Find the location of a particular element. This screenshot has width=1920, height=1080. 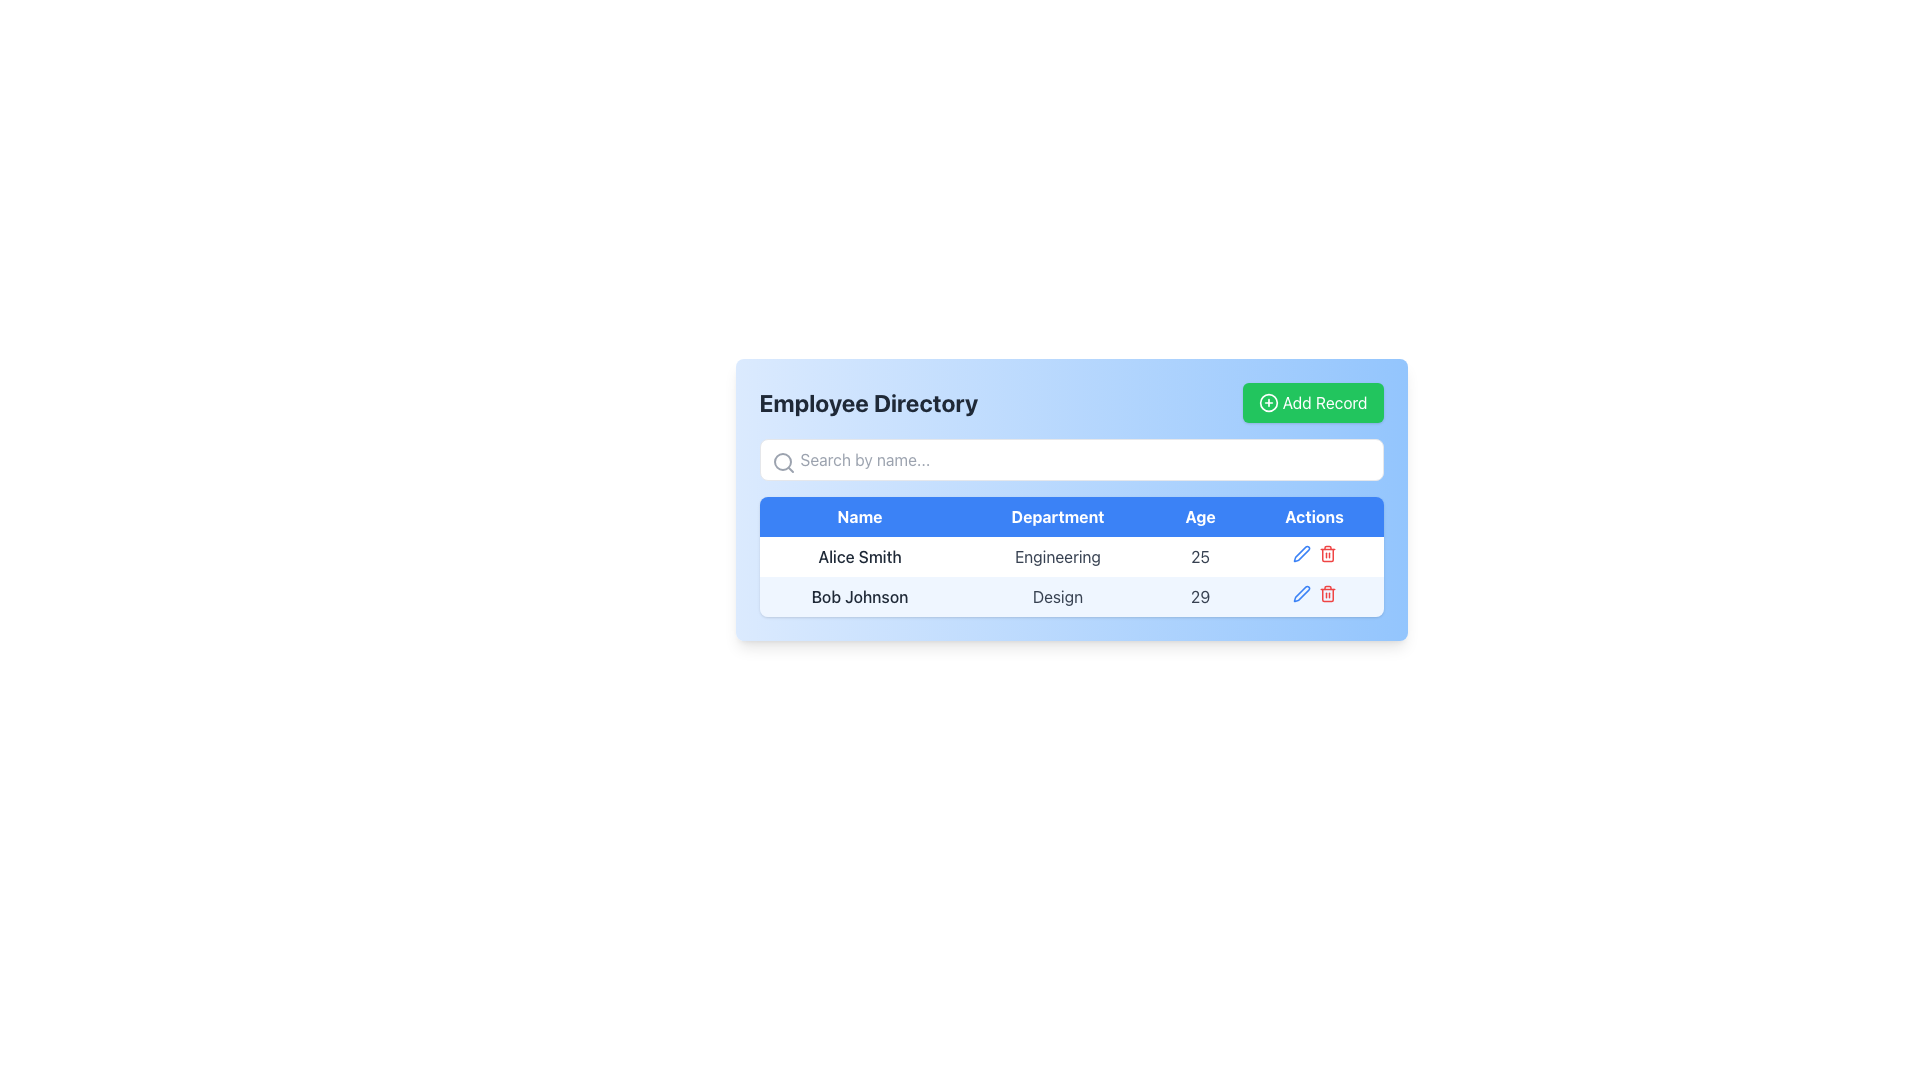

the static text element displaying the name 'Bob Johnson' in the employee directory located in the second row and first column under the 'Name' header is located at coordinates (859, 596).